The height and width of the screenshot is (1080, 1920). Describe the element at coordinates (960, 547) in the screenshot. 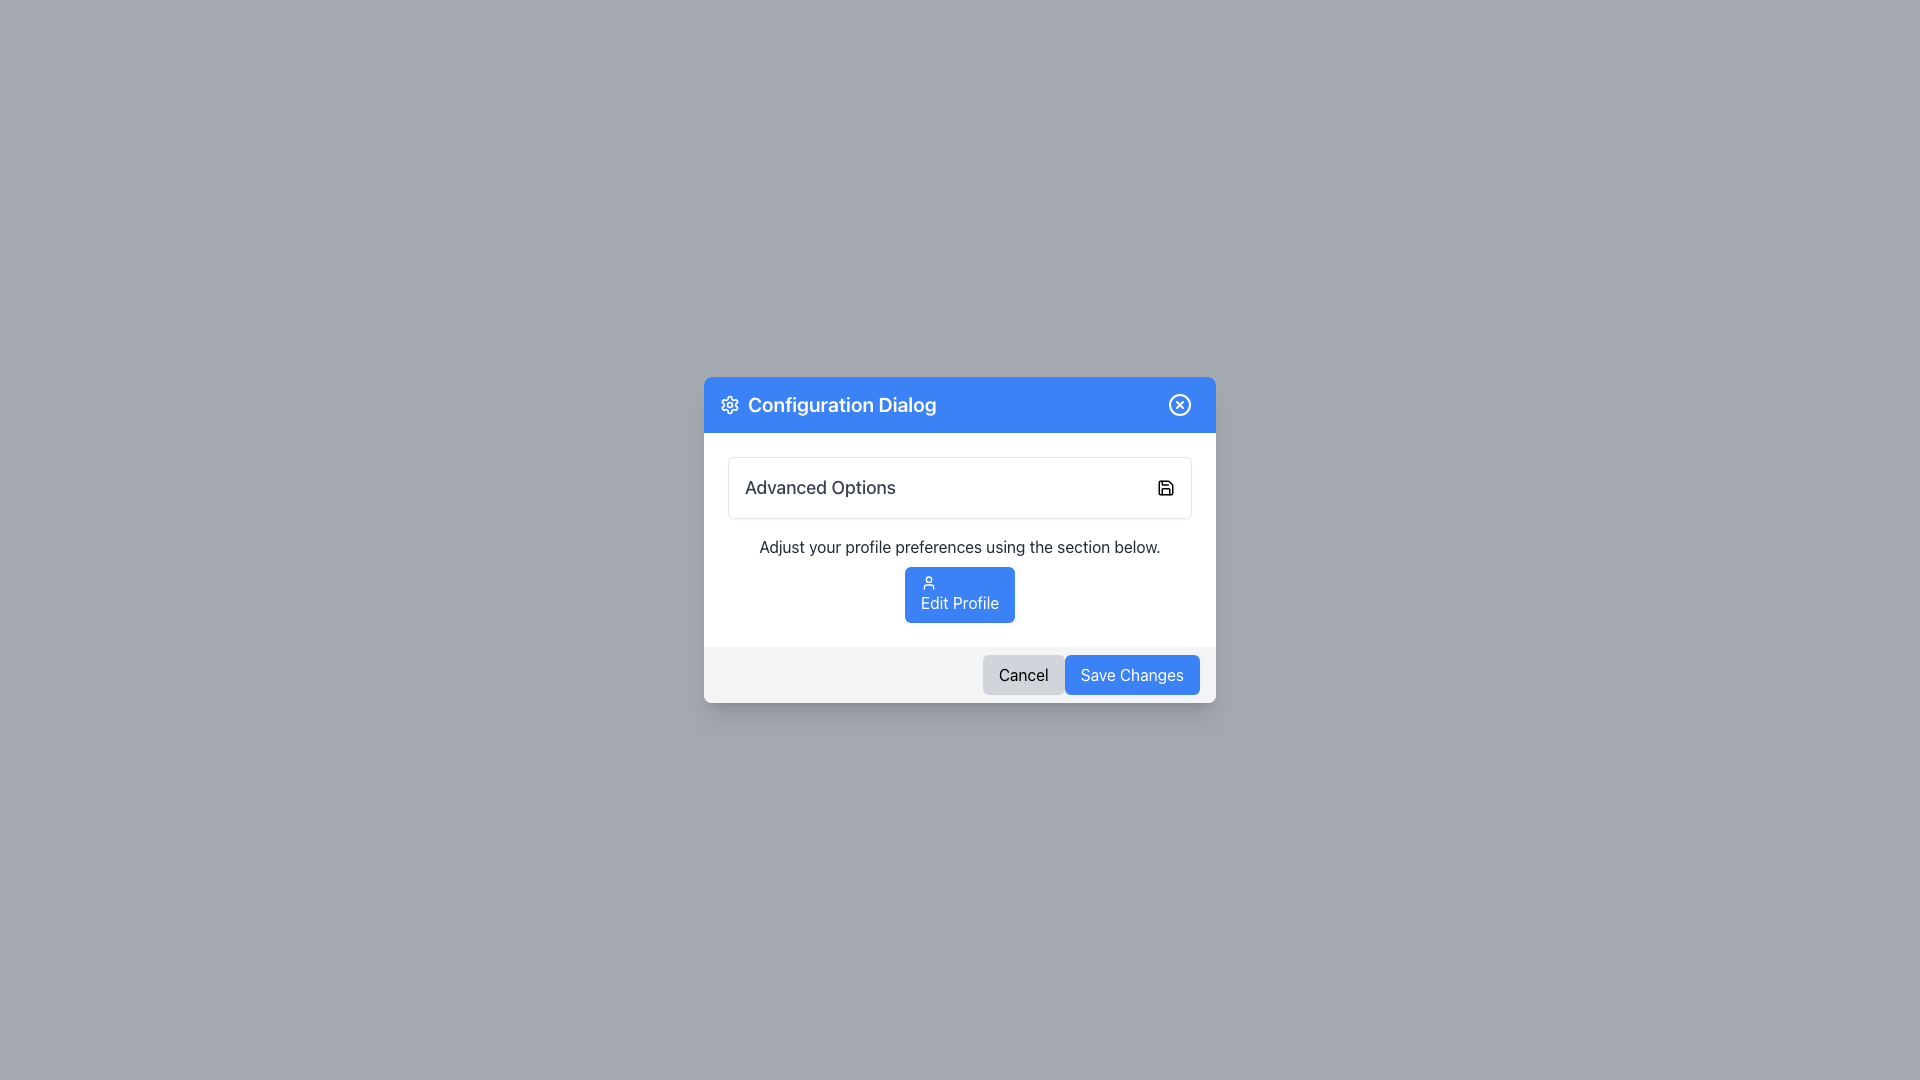

I see `the static text label displaying the message 'Adjust your profile preferences using the section below.' which is styled in dark gray and located in the 'Configuration Dialog' section` at that location.